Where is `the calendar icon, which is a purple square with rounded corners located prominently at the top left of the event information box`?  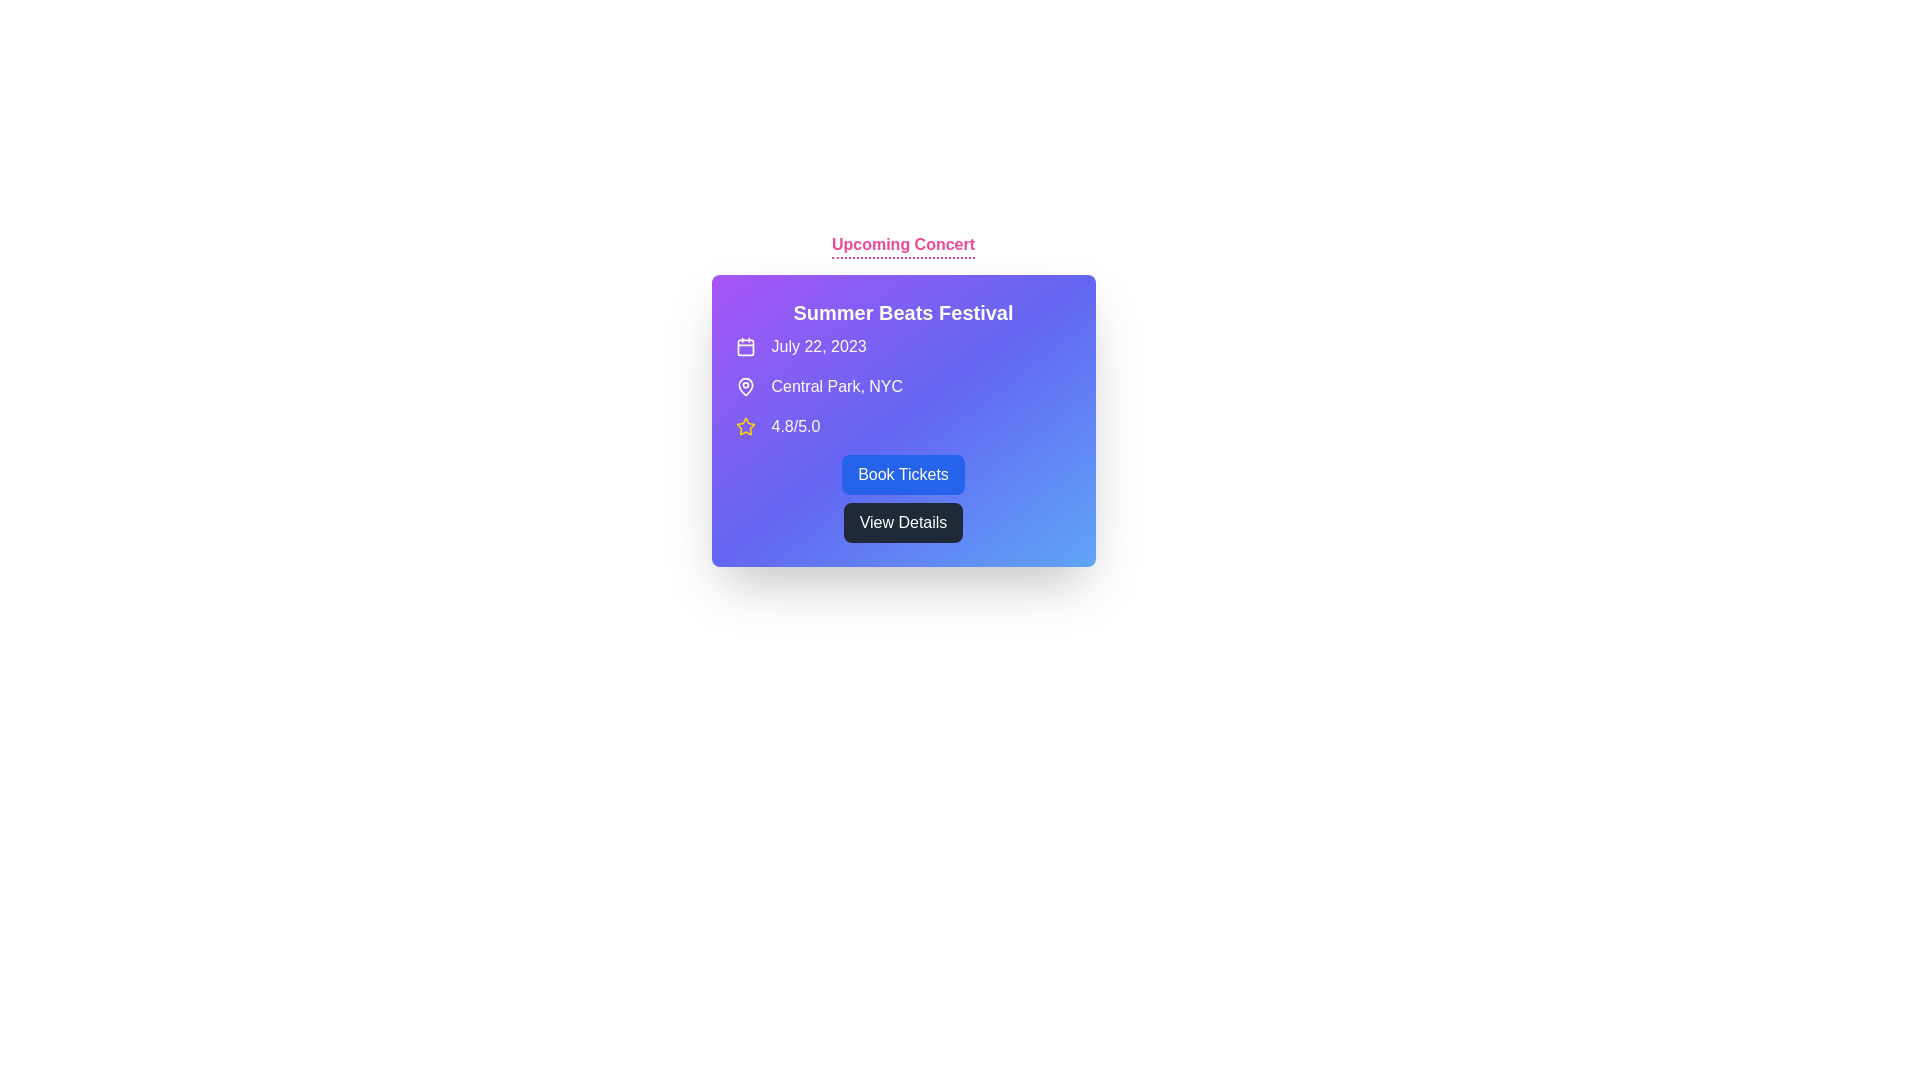 the calendar icon, which is a purple square with rounded corners located prominently at the top left of the event information box is located at coordinates (744, 346).